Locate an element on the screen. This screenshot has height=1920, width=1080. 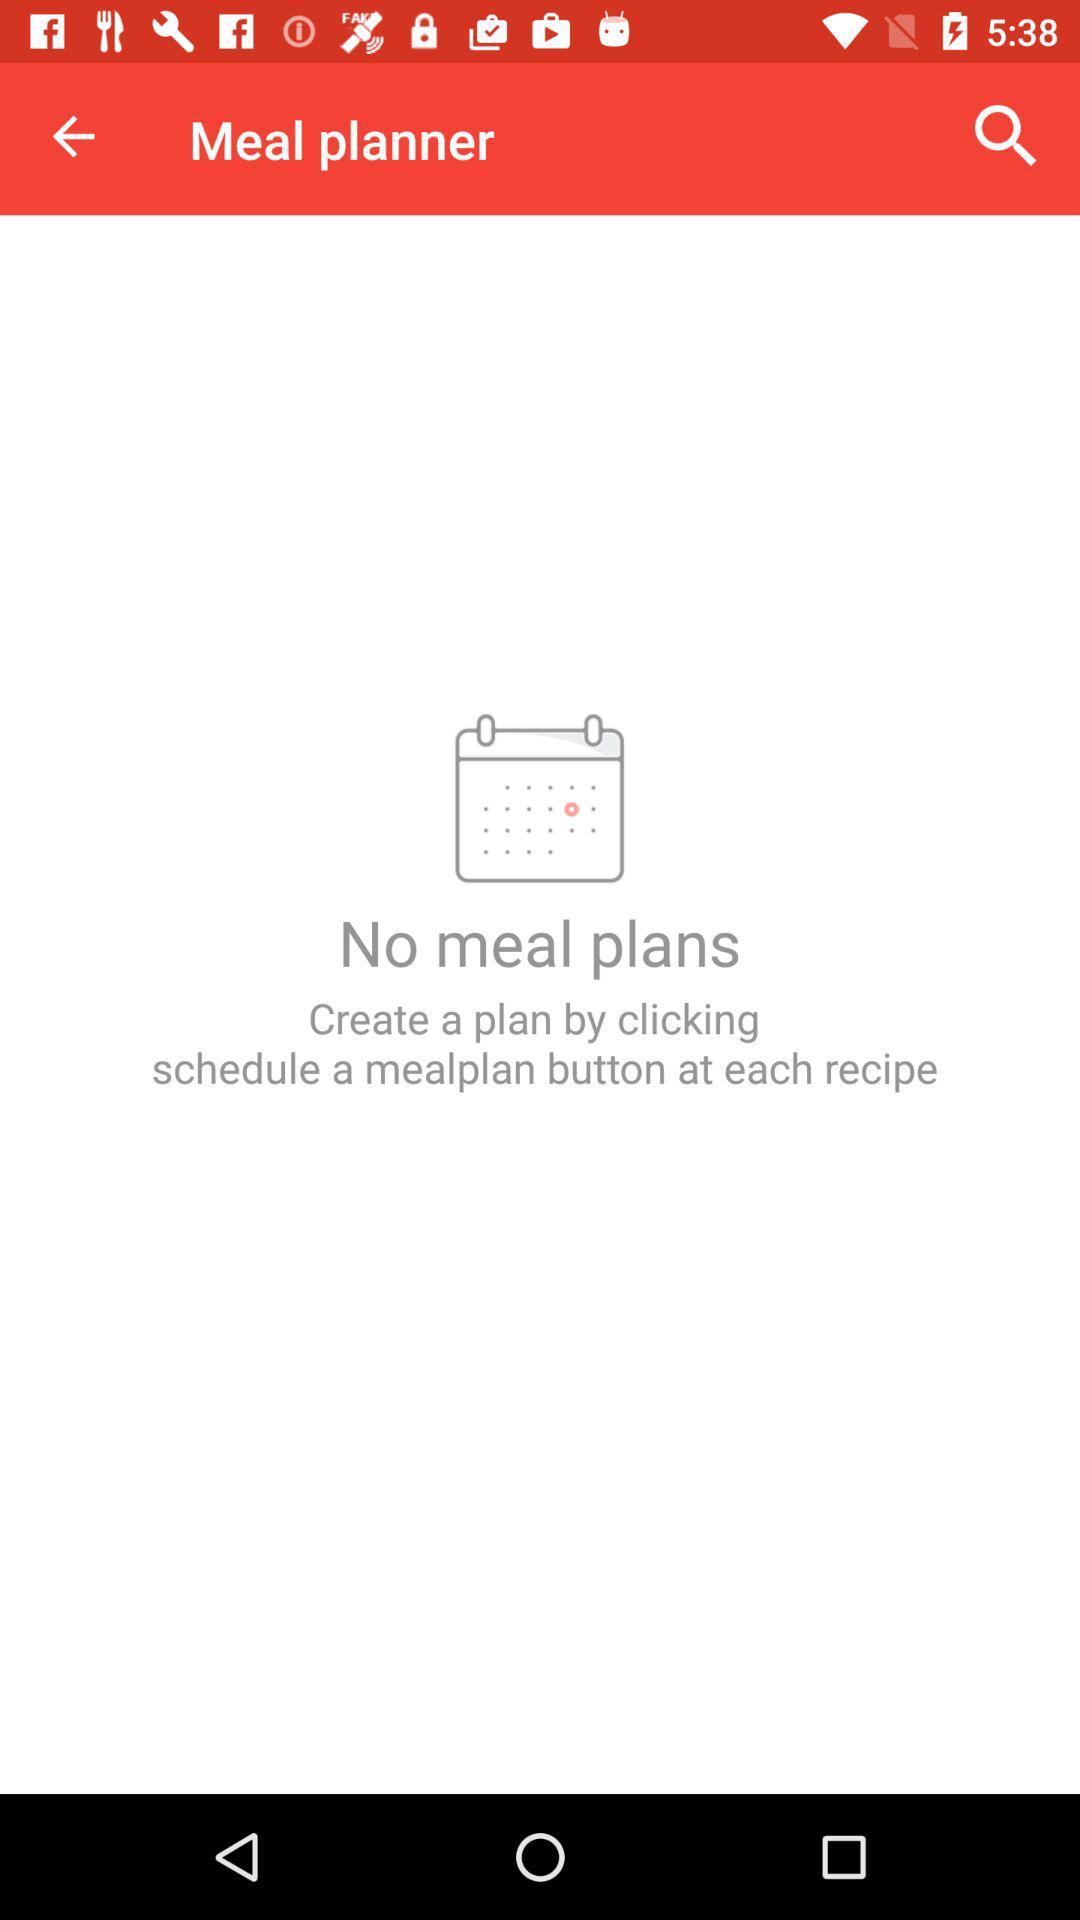
icon to the left of the meal planner item is located at coordinates (72, 135).